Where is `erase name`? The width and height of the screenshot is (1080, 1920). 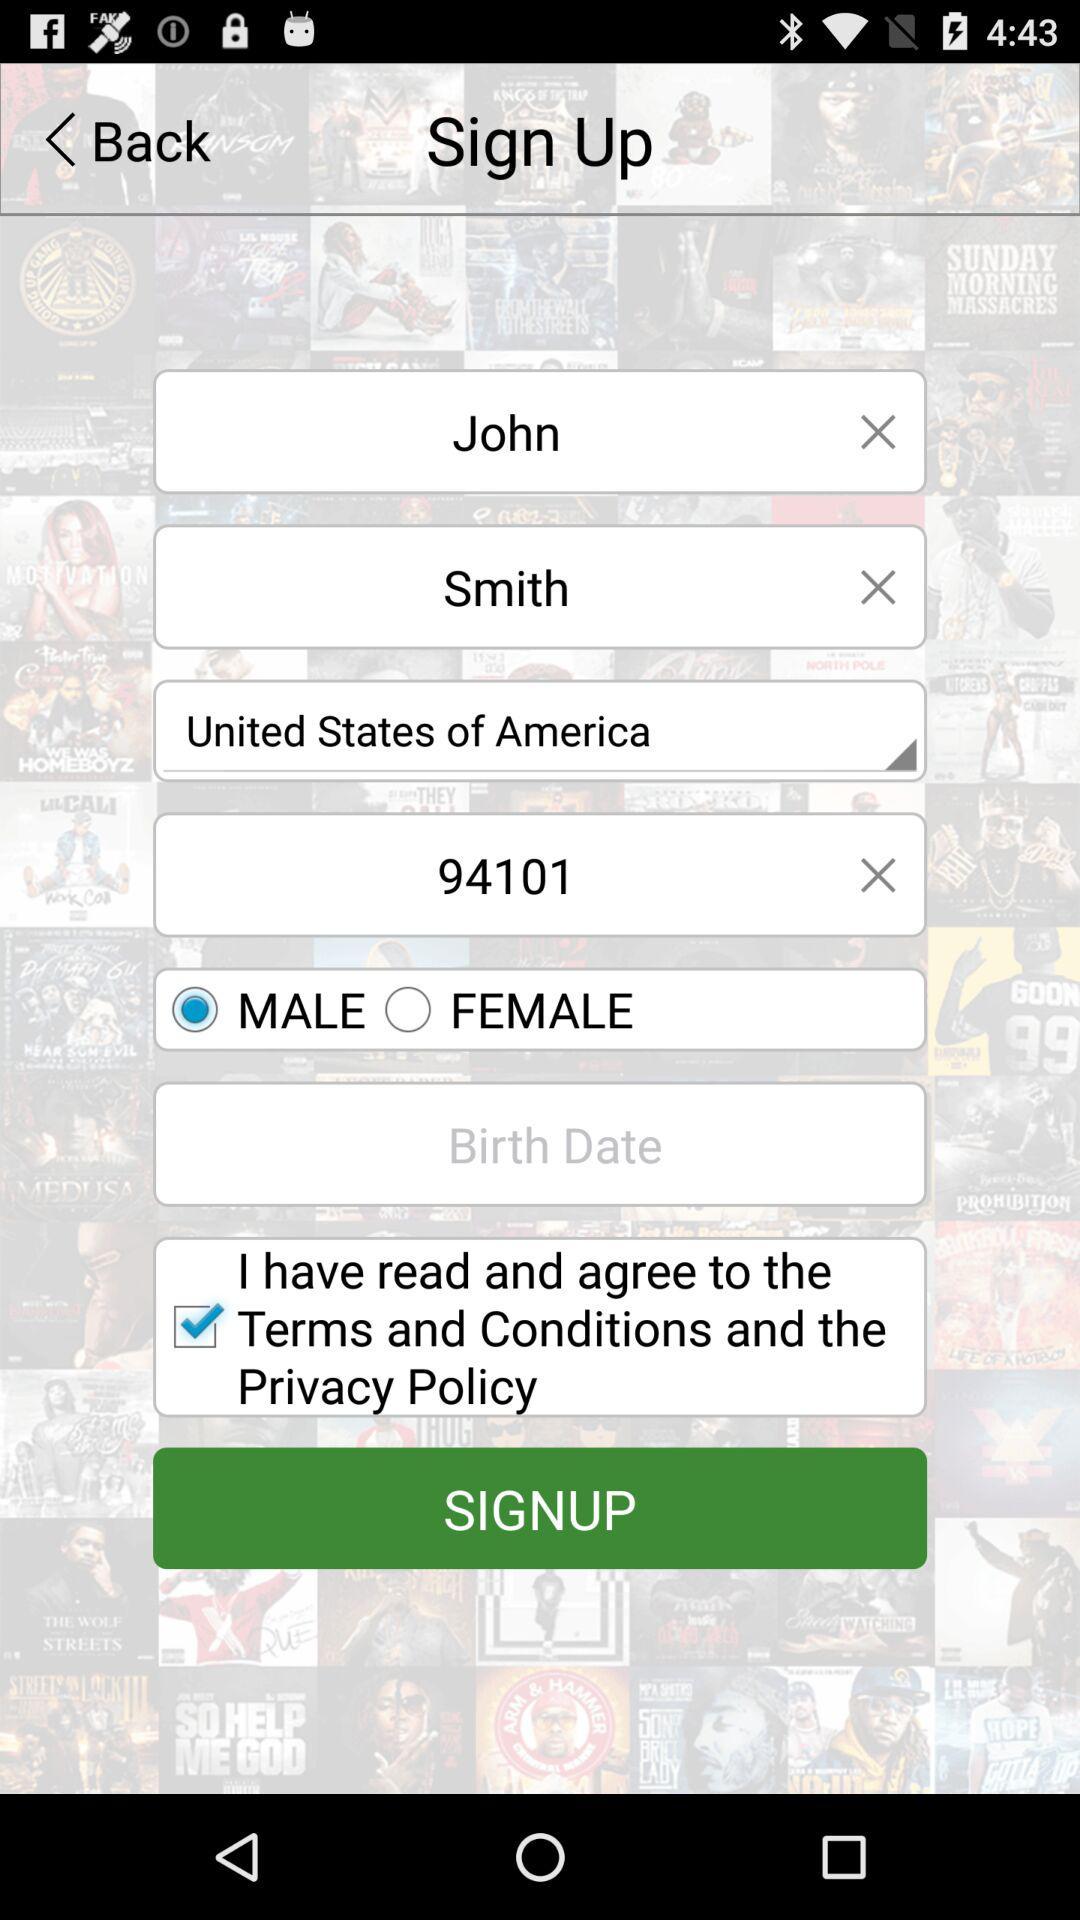
erase name is located at coordinates (877, 430).